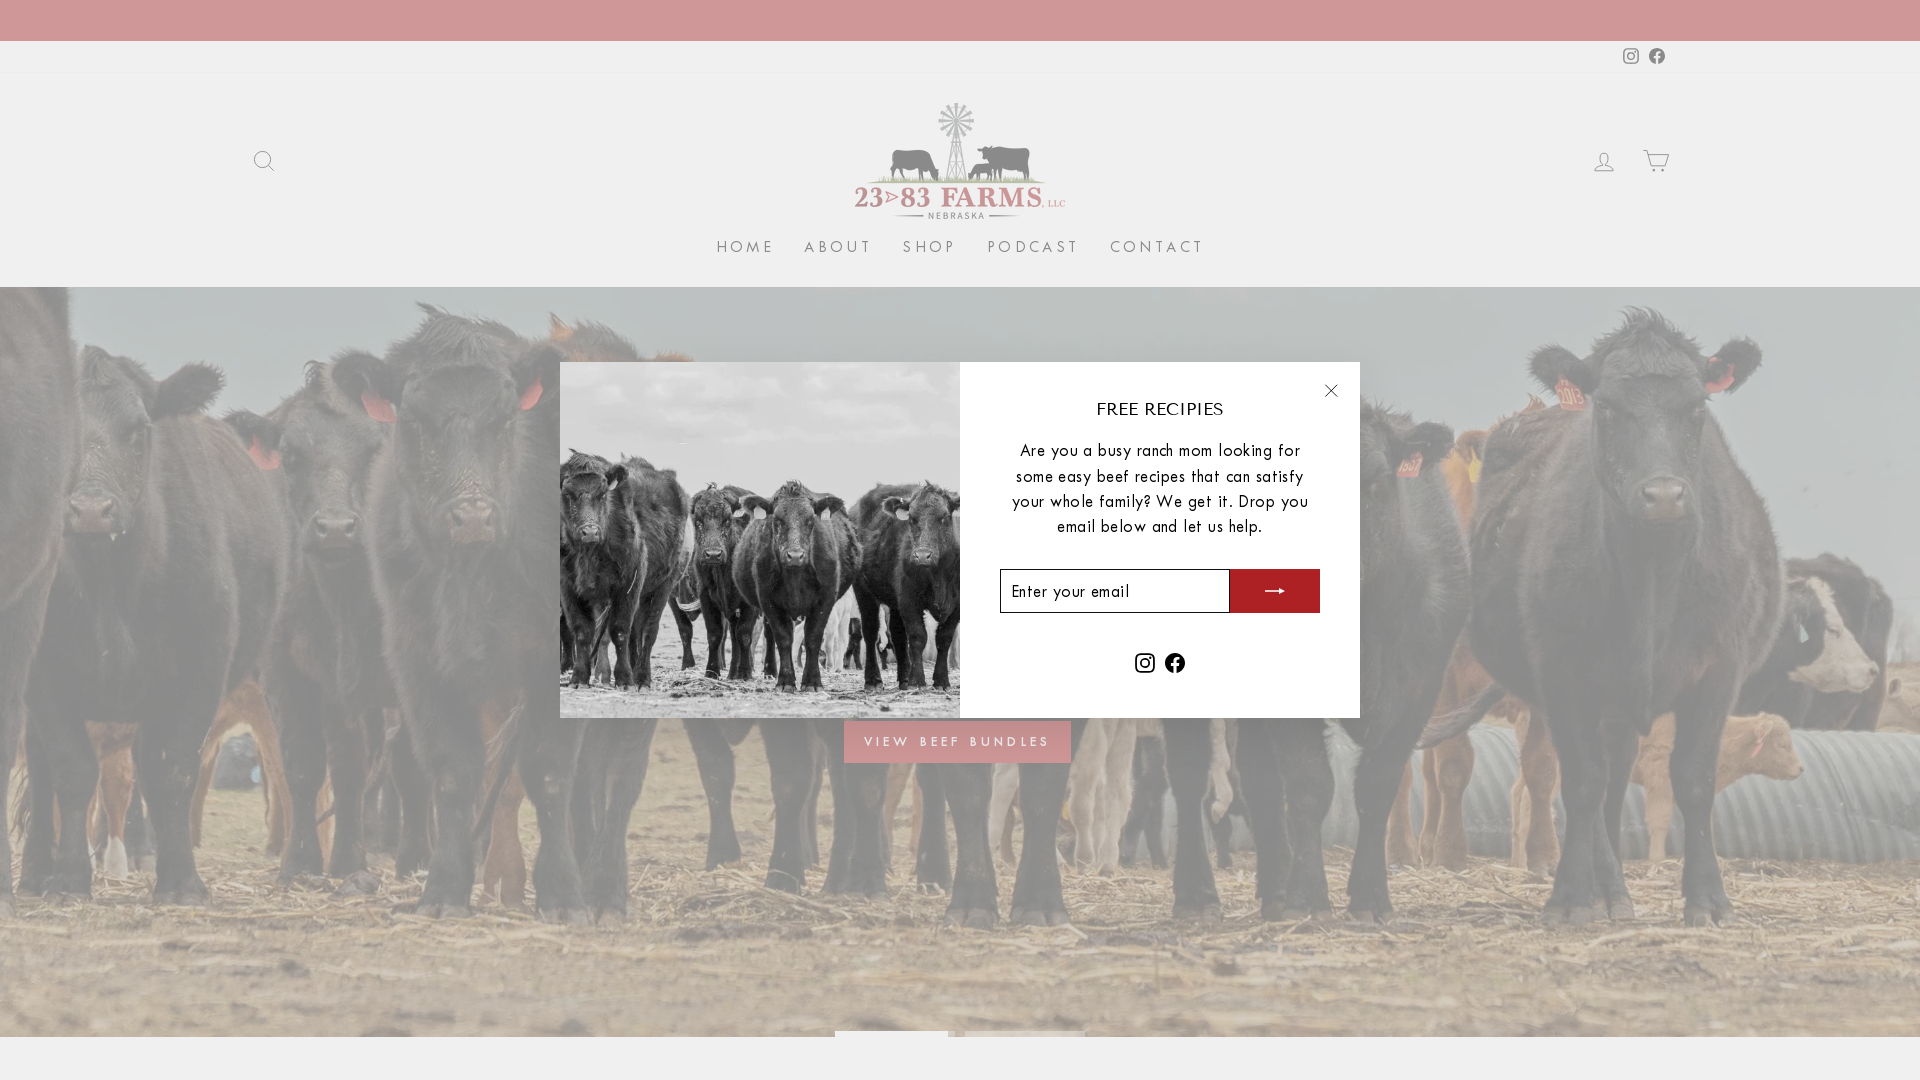 Image resolution: width=1920 pixels, height=1080 pixels. I want to click on 'Facebook', so click(1656, 55).